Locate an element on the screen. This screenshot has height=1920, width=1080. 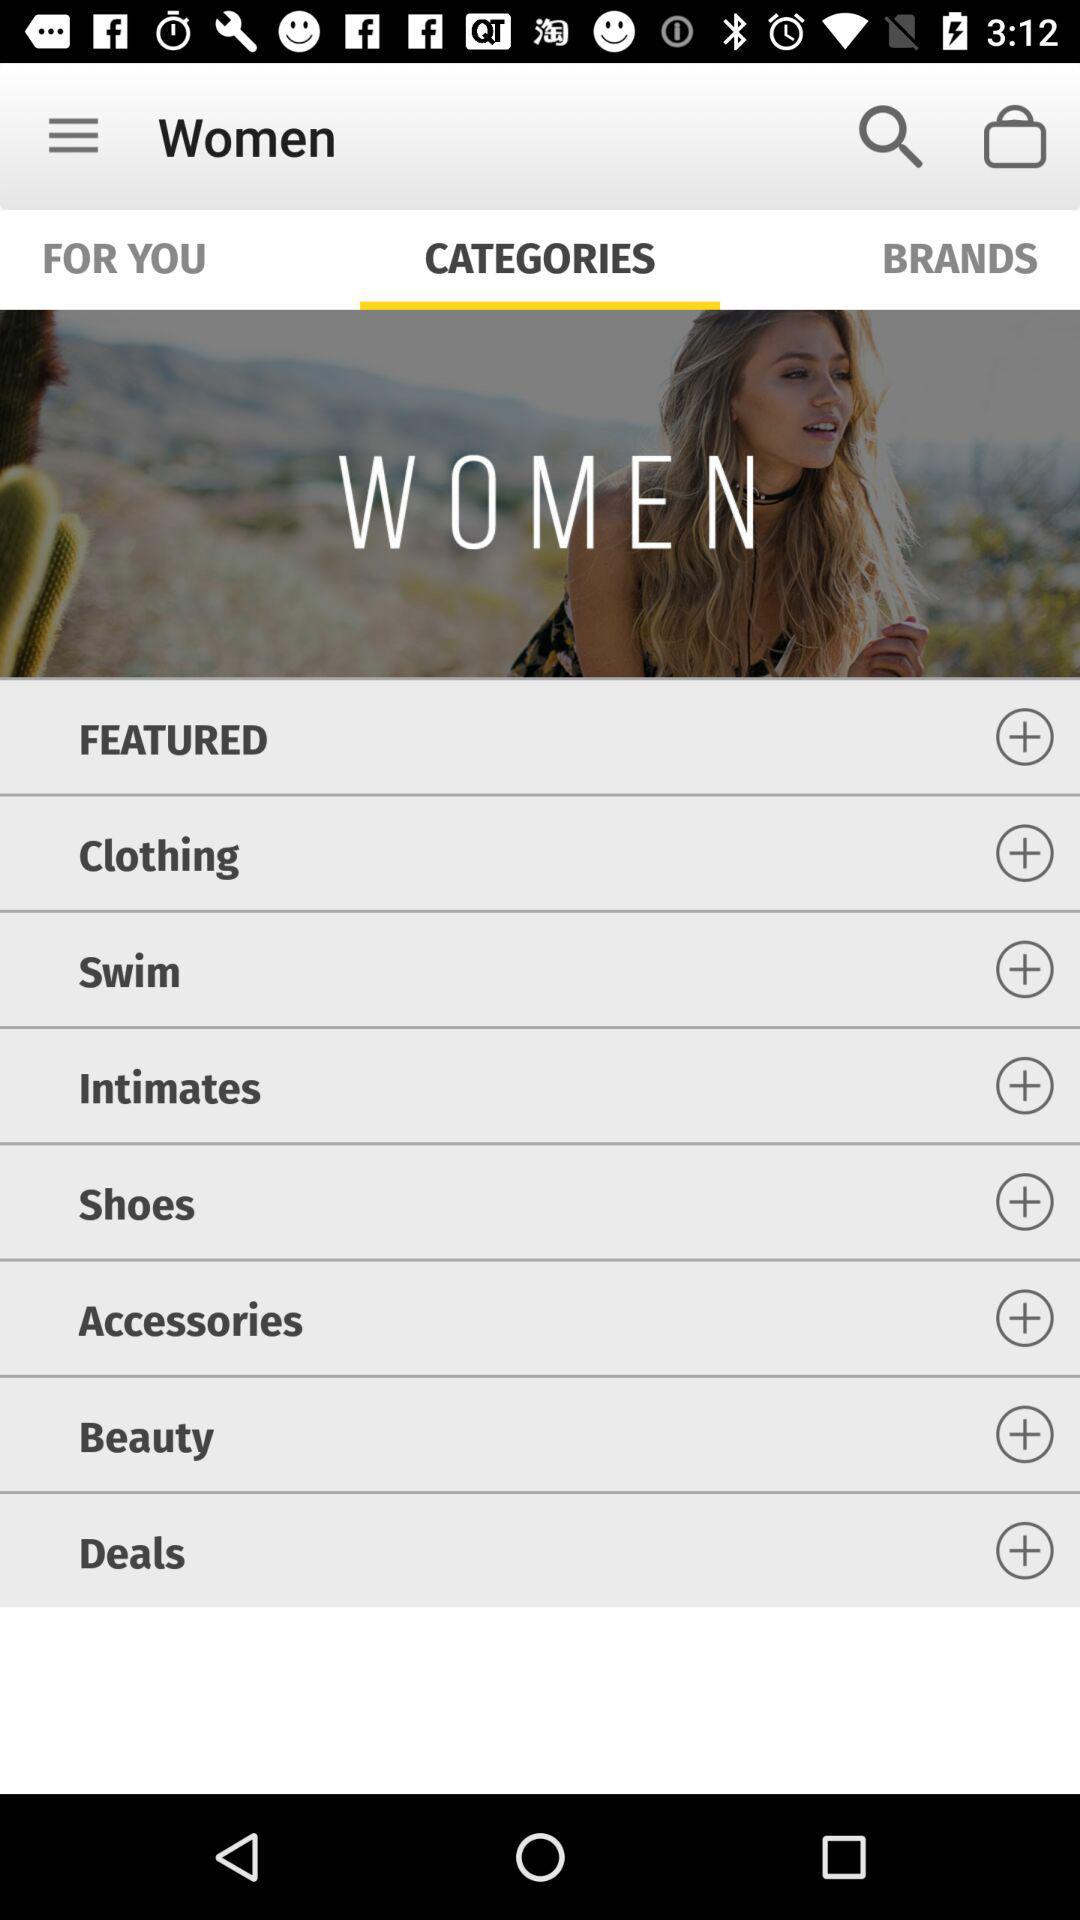
featured item is located at coordinates (172, 735).